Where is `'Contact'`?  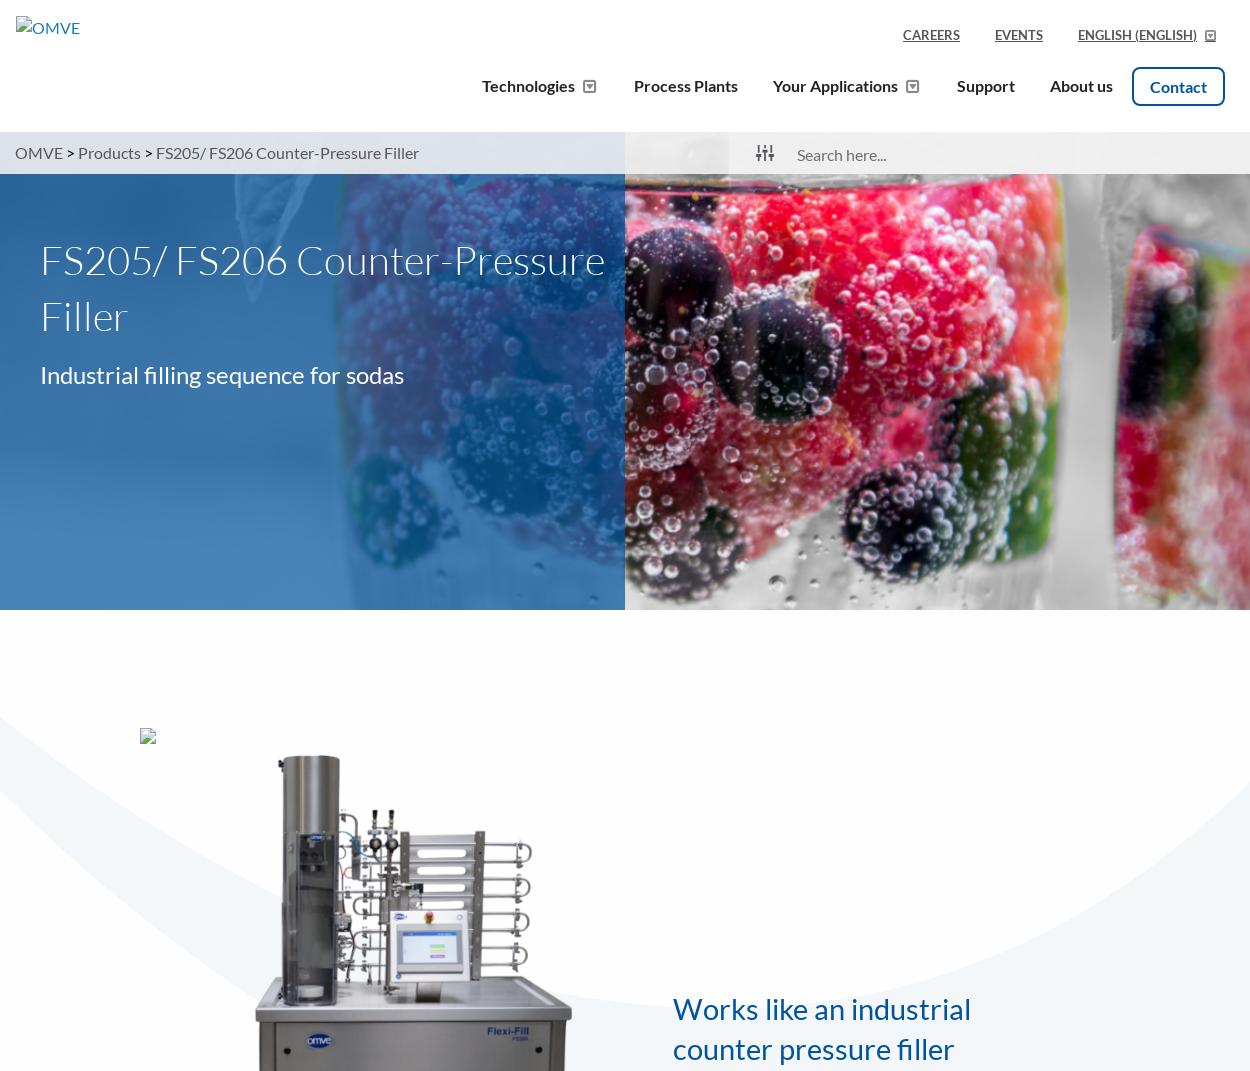
'Contact' is located at coordinates (1178, 85).